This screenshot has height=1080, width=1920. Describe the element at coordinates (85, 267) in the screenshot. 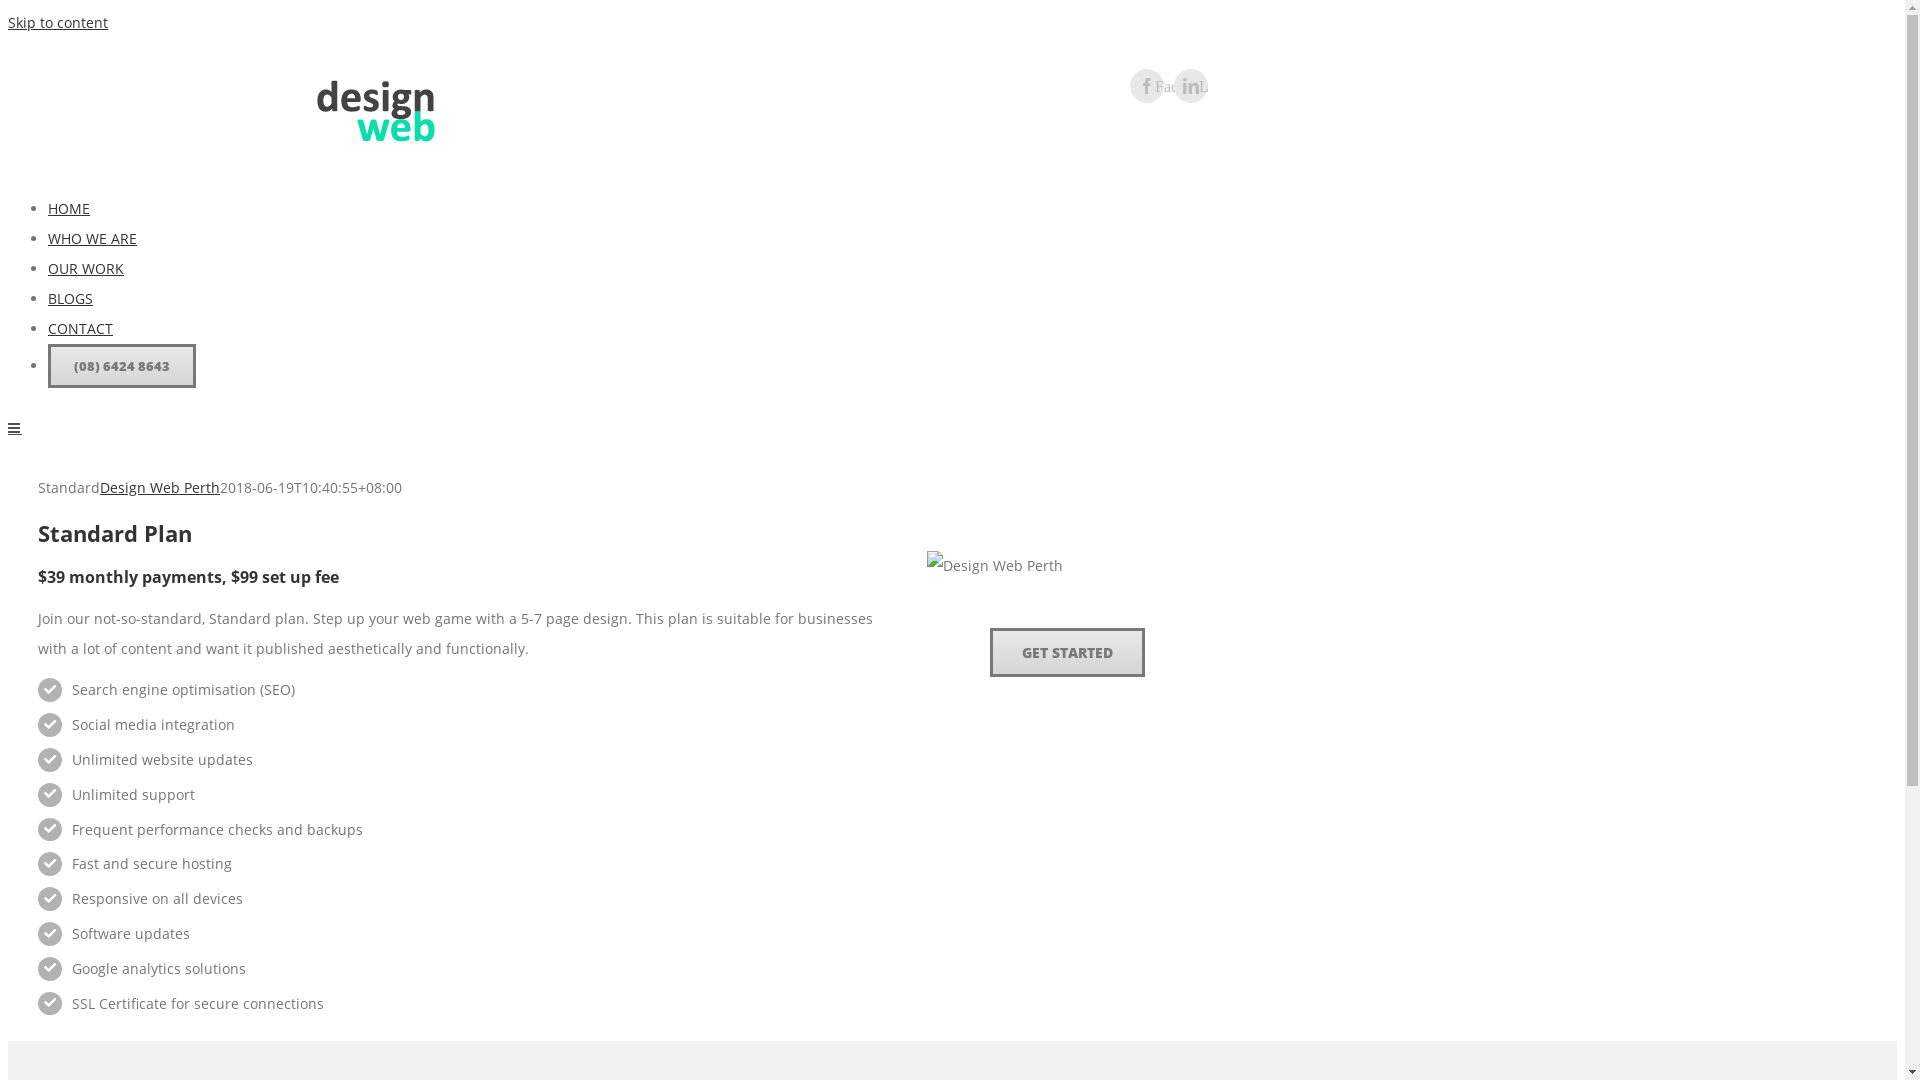

I see `'OUR WORK'` at that location.